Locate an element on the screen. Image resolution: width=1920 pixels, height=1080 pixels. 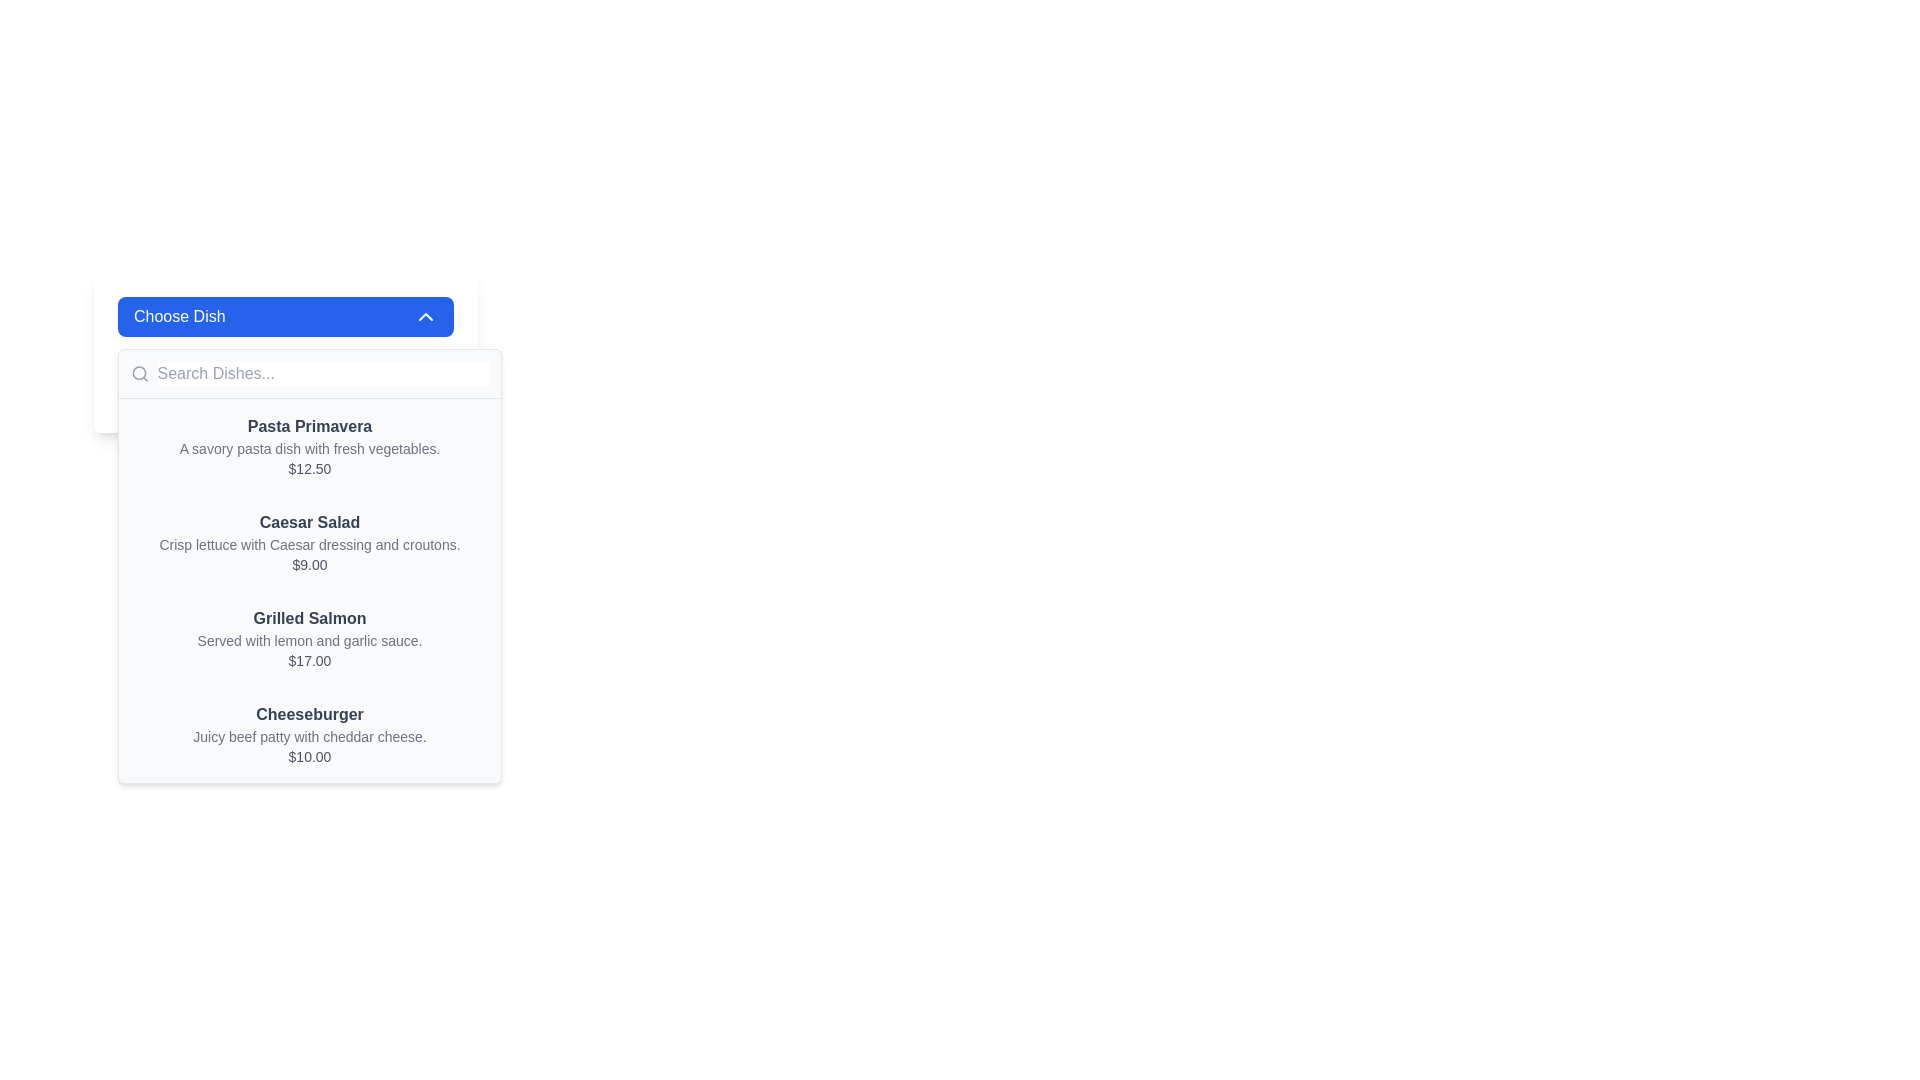
the content of the text label stating 'Juicy beef patty with cheddar cheese.' located below the title 'Cheeseburger' in the menu card is located at coordinates (309, 736).